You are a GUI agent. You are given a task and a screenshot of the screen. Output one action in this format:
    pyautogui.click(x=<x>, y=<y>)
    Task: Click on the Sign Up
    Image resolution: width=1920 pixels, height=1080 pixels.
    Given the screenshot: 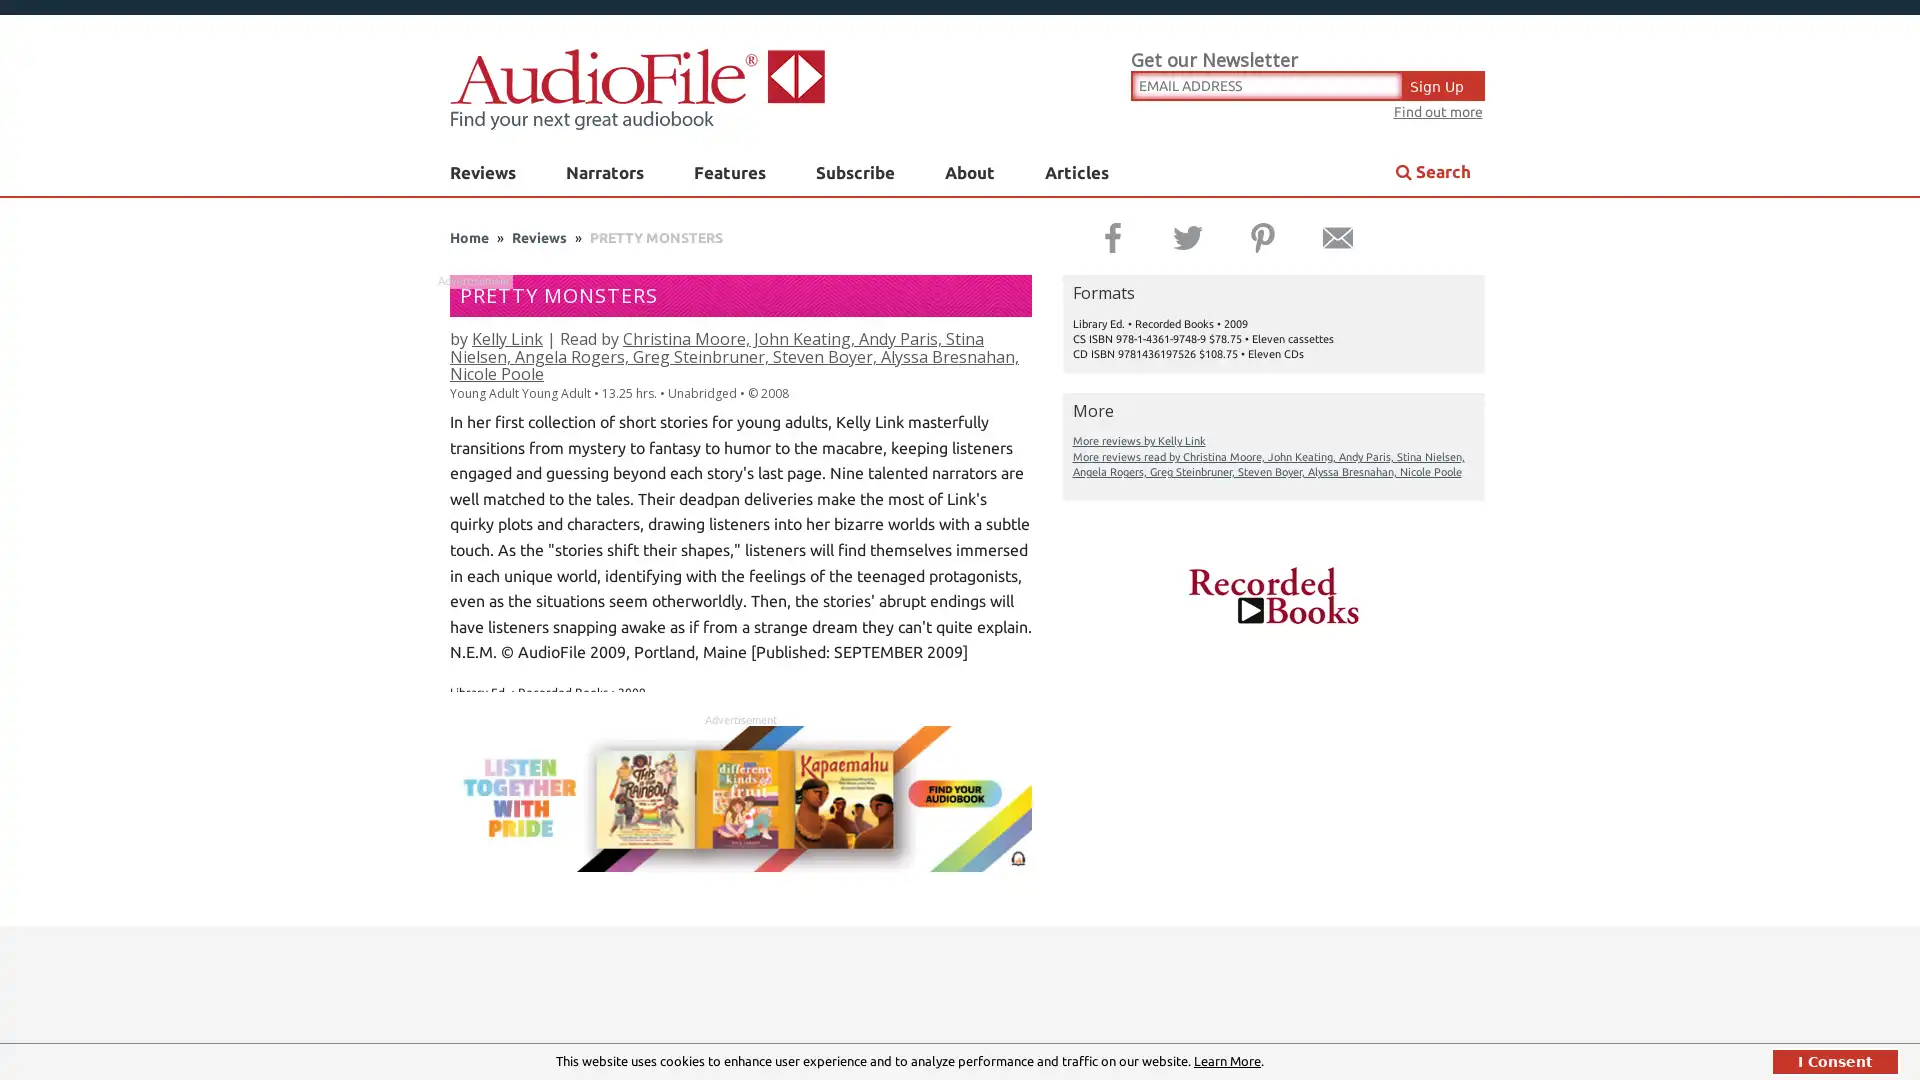 What is the action you would take?
    pyautogui.click(x=1444, y=83)
    